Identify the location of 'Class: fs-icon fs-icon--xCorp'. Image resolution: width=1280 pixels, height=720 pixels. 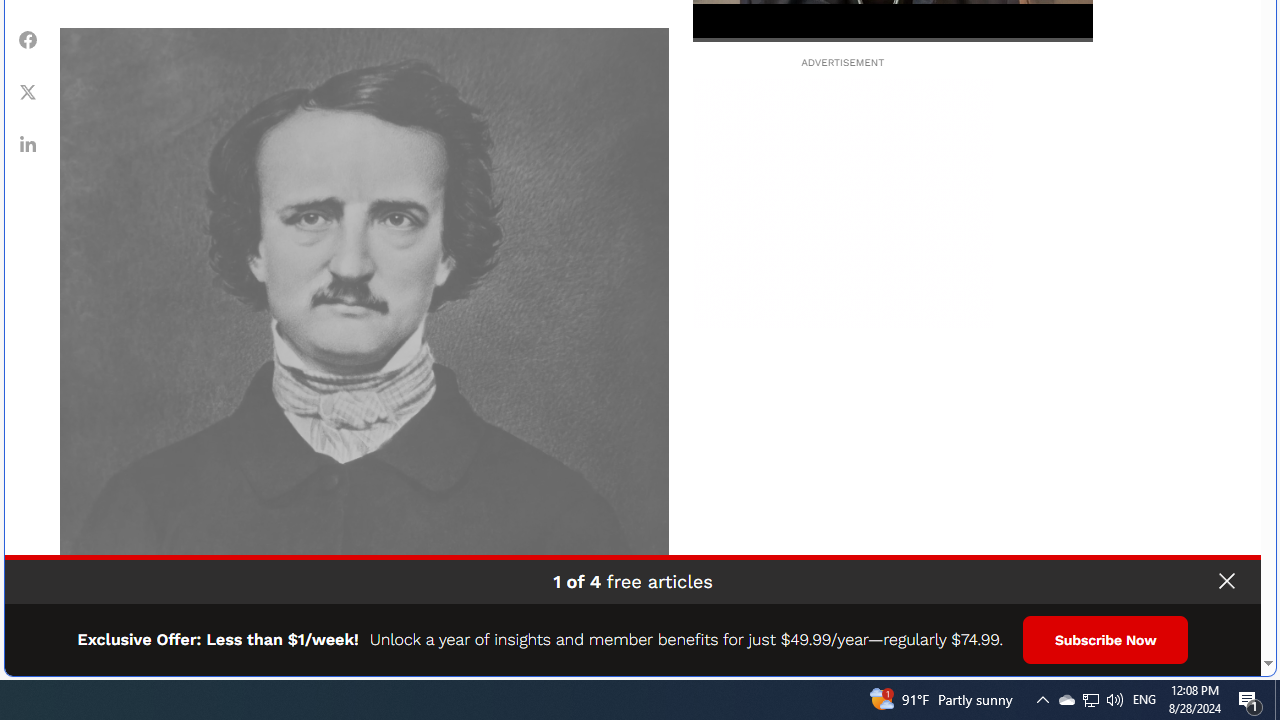
(28, 91).